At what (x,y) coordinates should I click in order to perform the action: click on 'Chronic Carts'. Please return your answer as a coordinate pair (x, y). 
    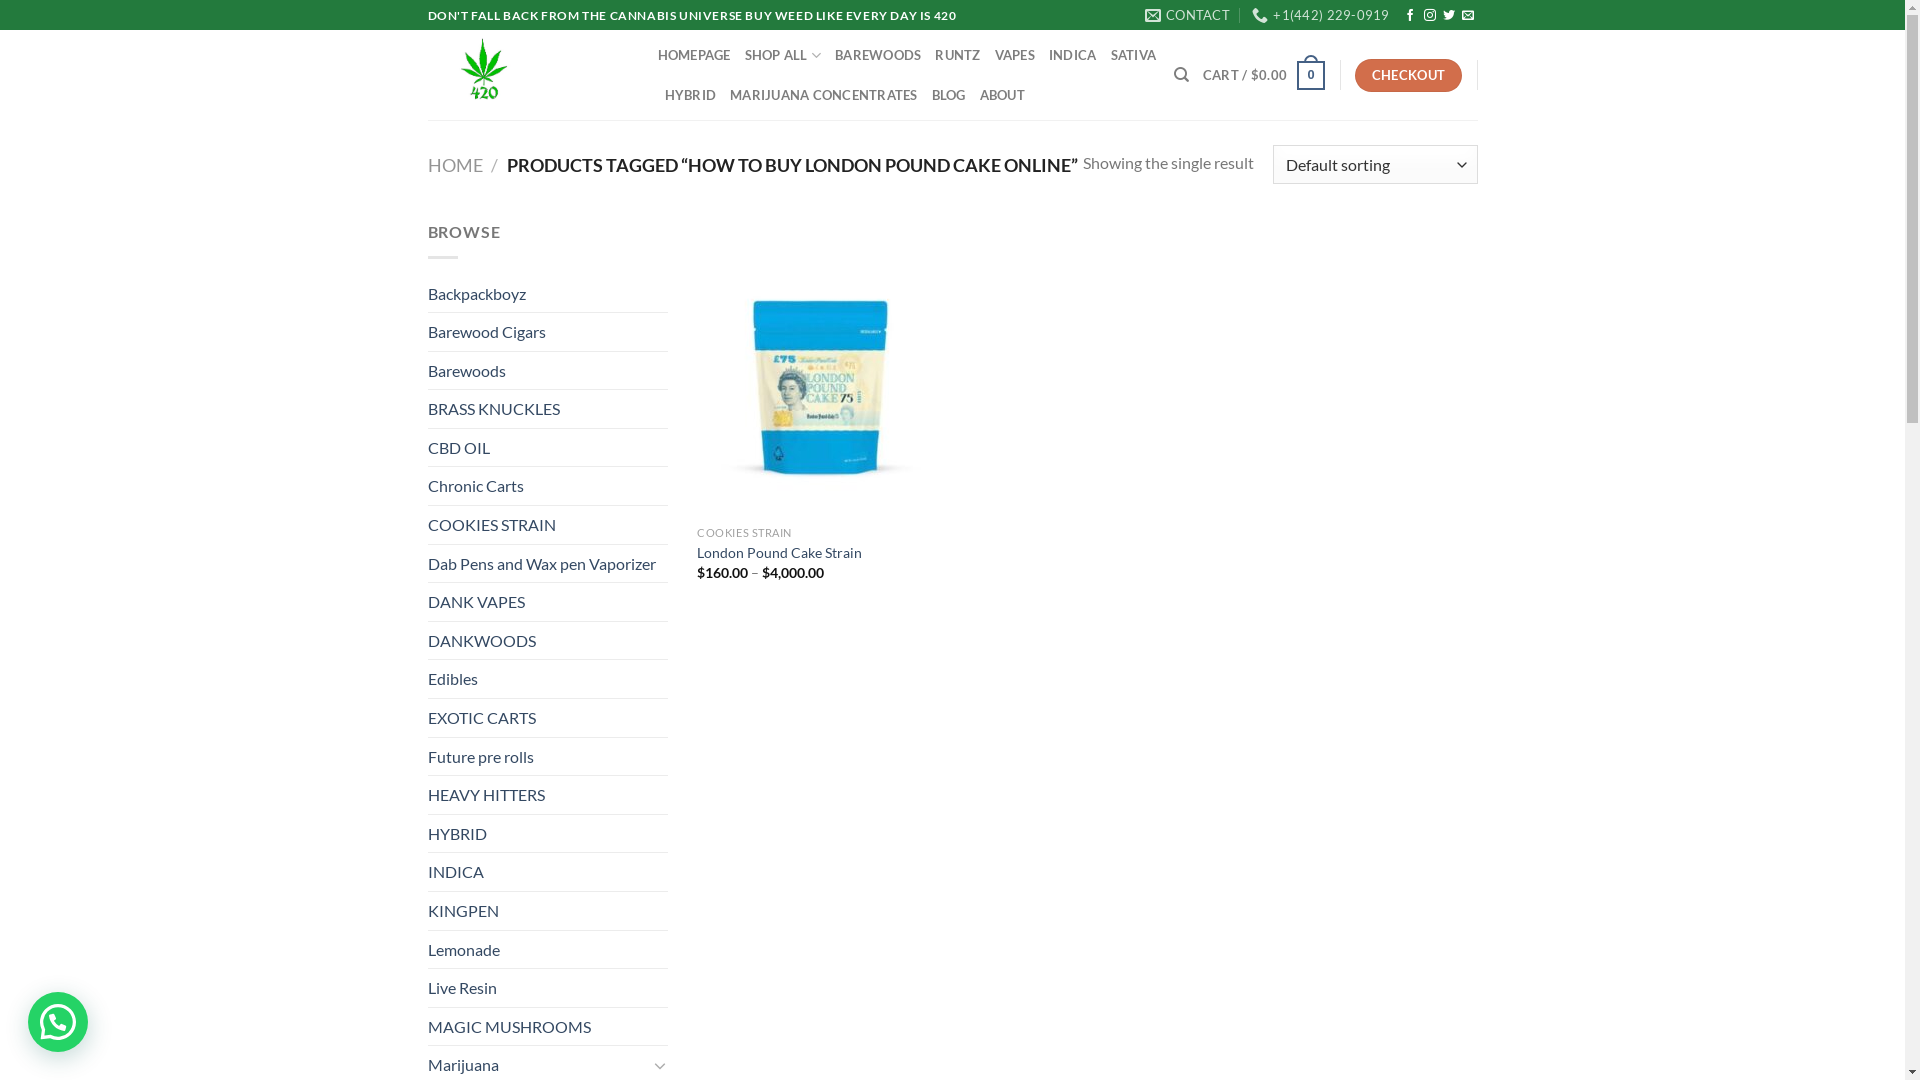
    Looking at the image, I should click on (426, 486).